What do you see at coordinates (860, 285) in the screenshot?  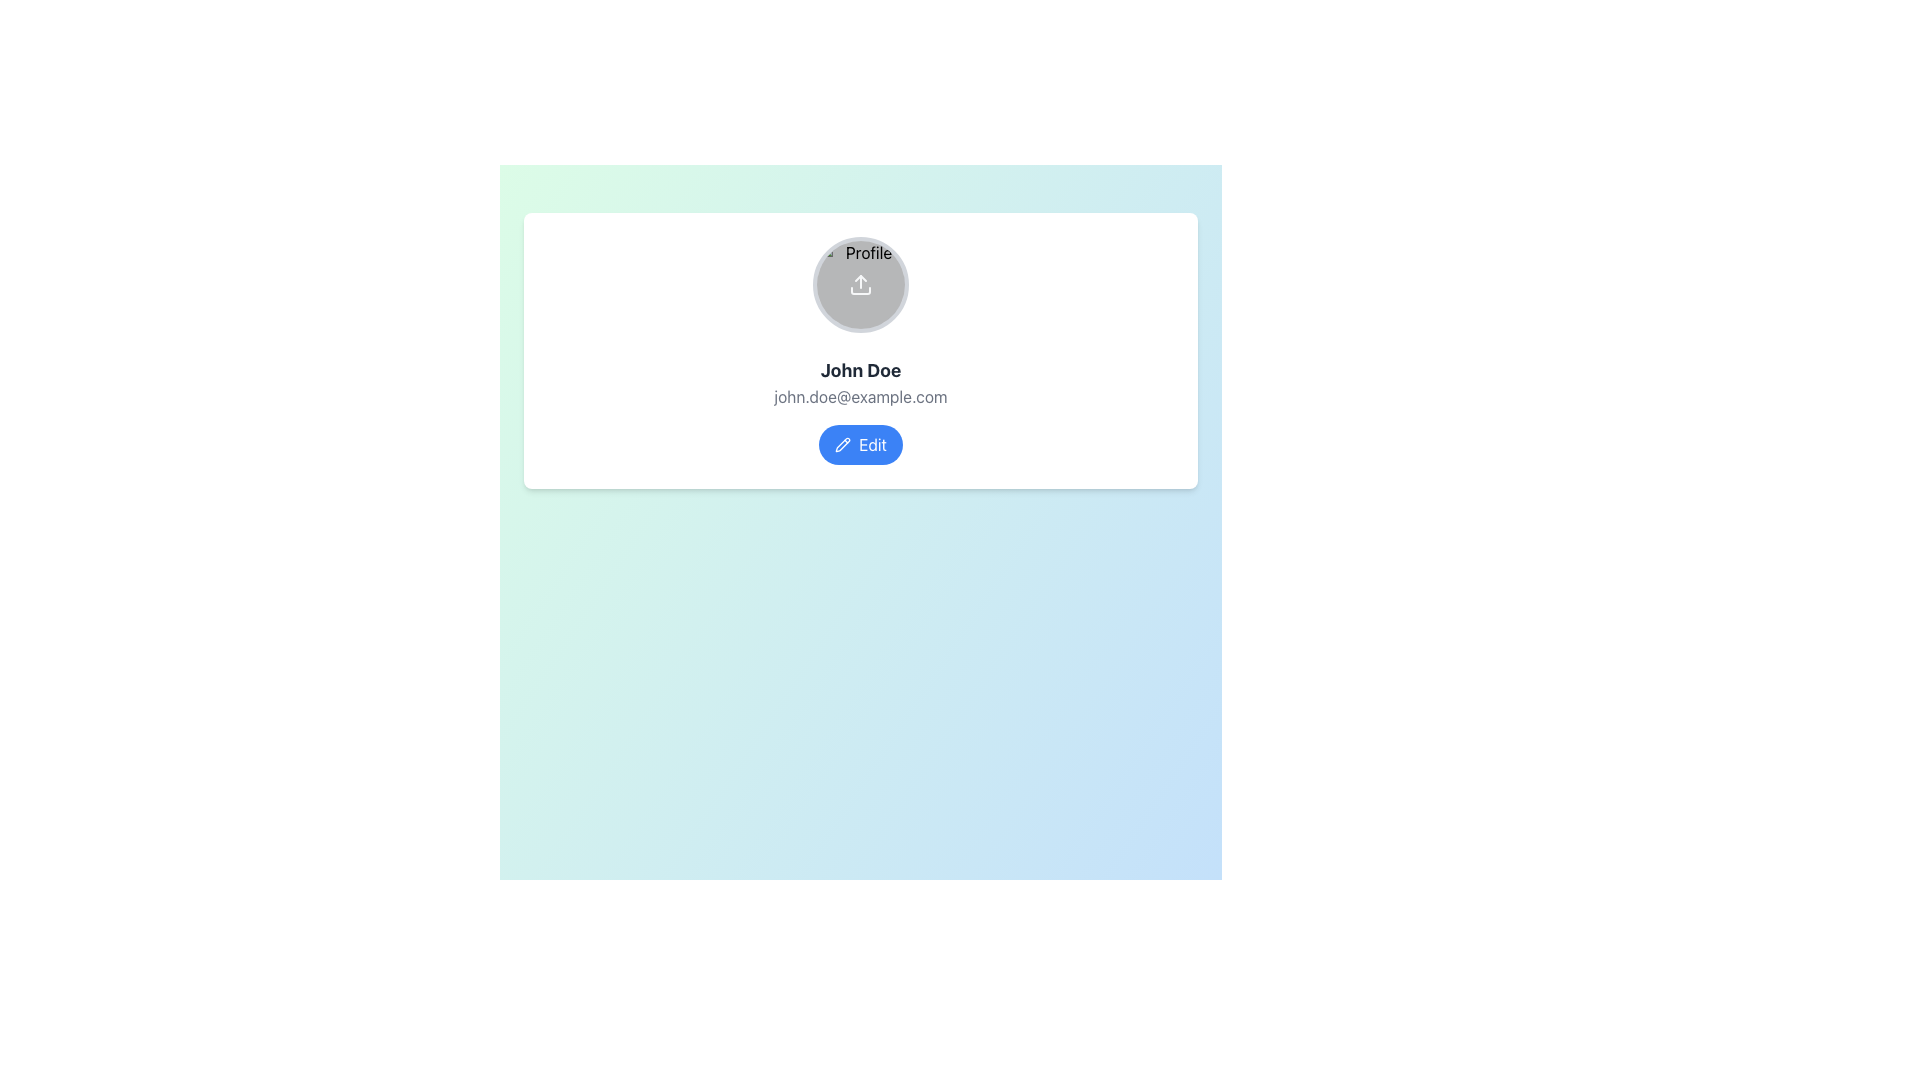 I see `the circular profile image placeholder labeled 'Profile' to upload a photo` at bounding box center [860, 285].